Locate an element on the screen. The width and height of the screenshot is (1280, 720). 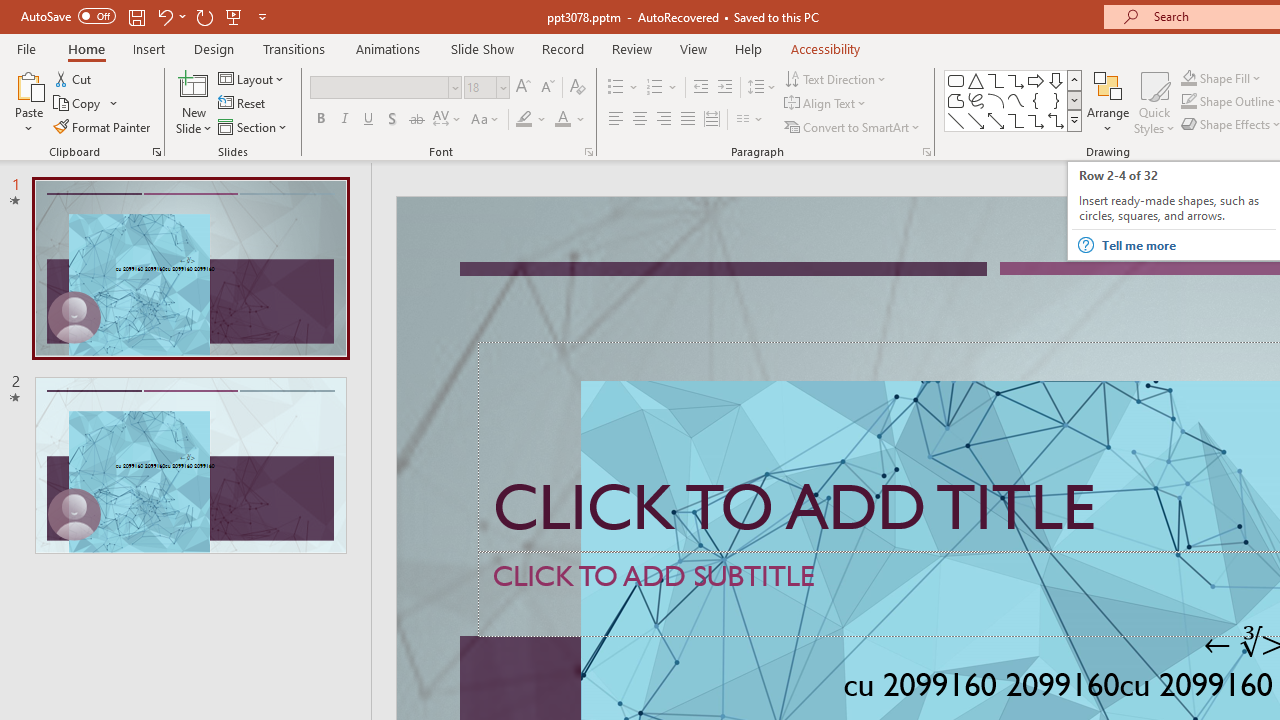
'Line Arrow' is located at coordinates (976, 120).